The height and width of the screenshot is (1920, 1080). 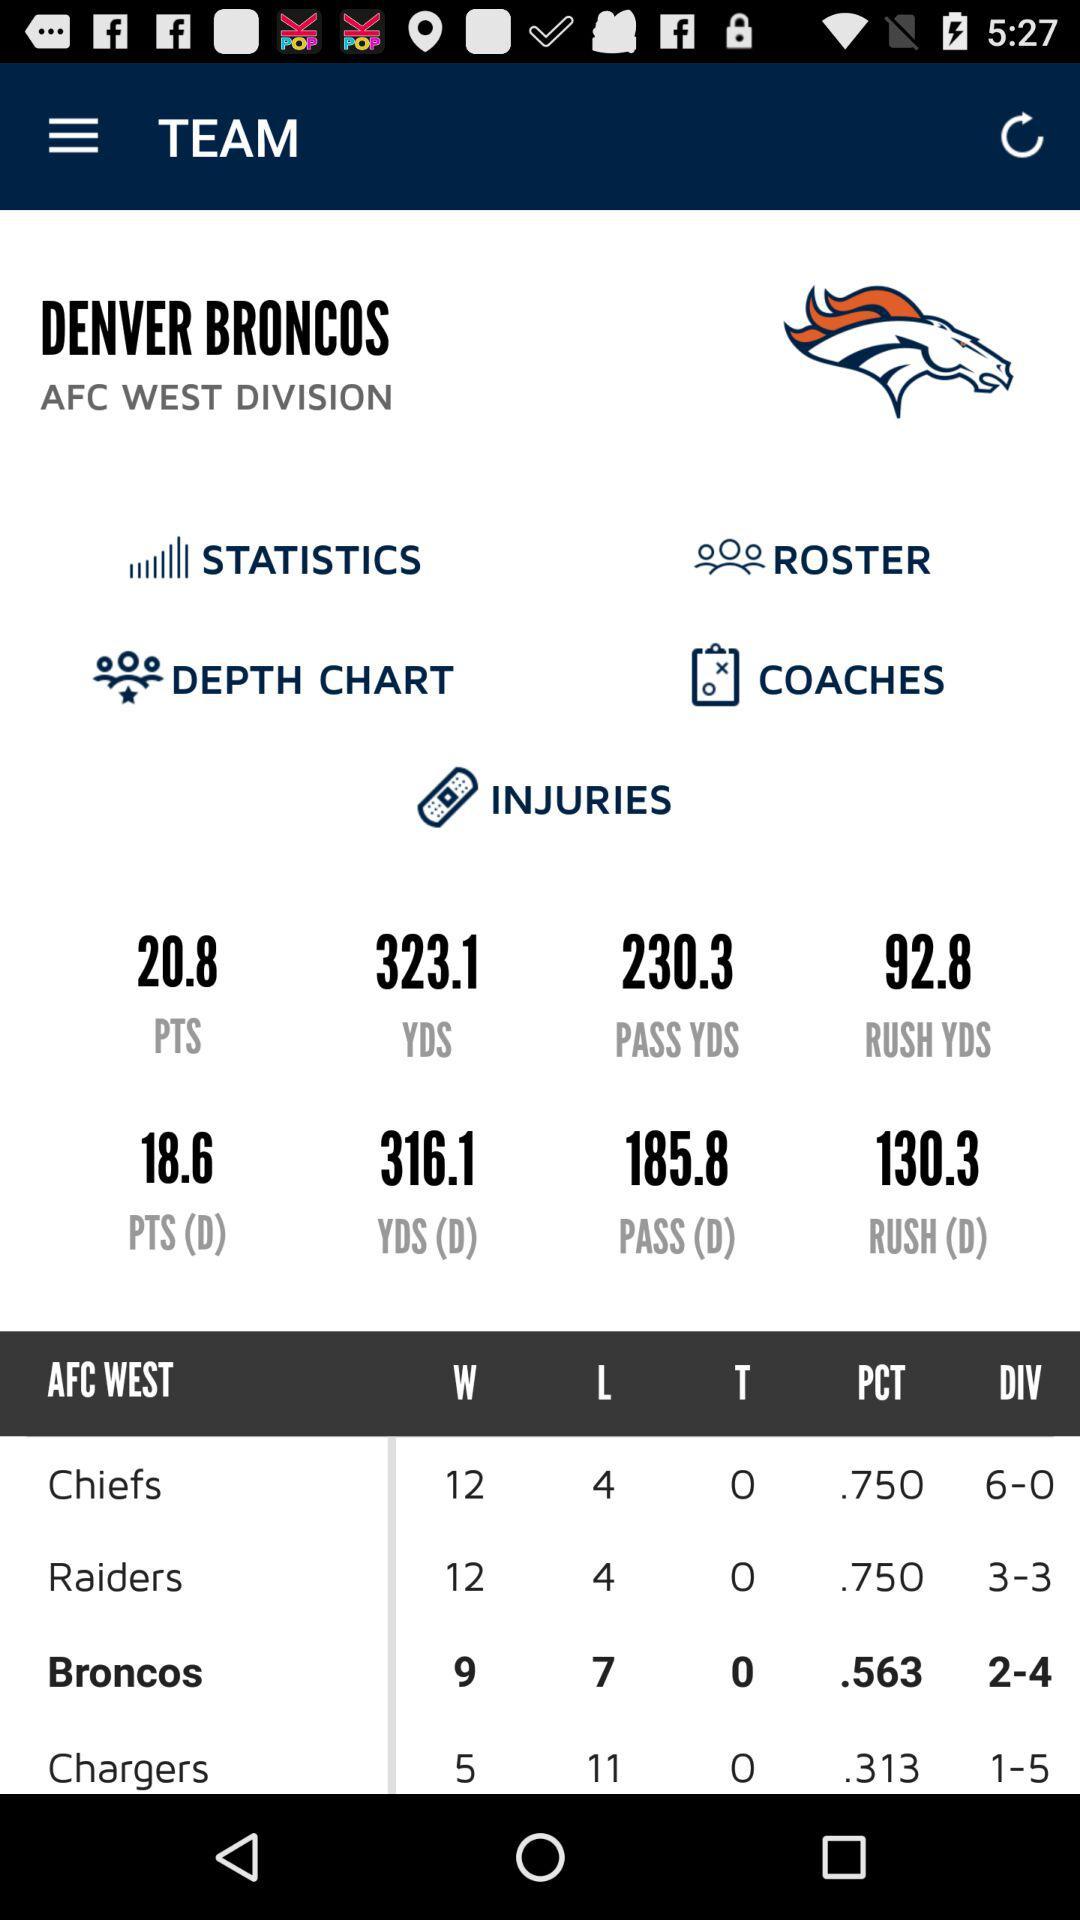 What do you see at coordinates (465, 1382) in the screenshot?
I see `icon above chiefs` at bounding box center [465, 1382].